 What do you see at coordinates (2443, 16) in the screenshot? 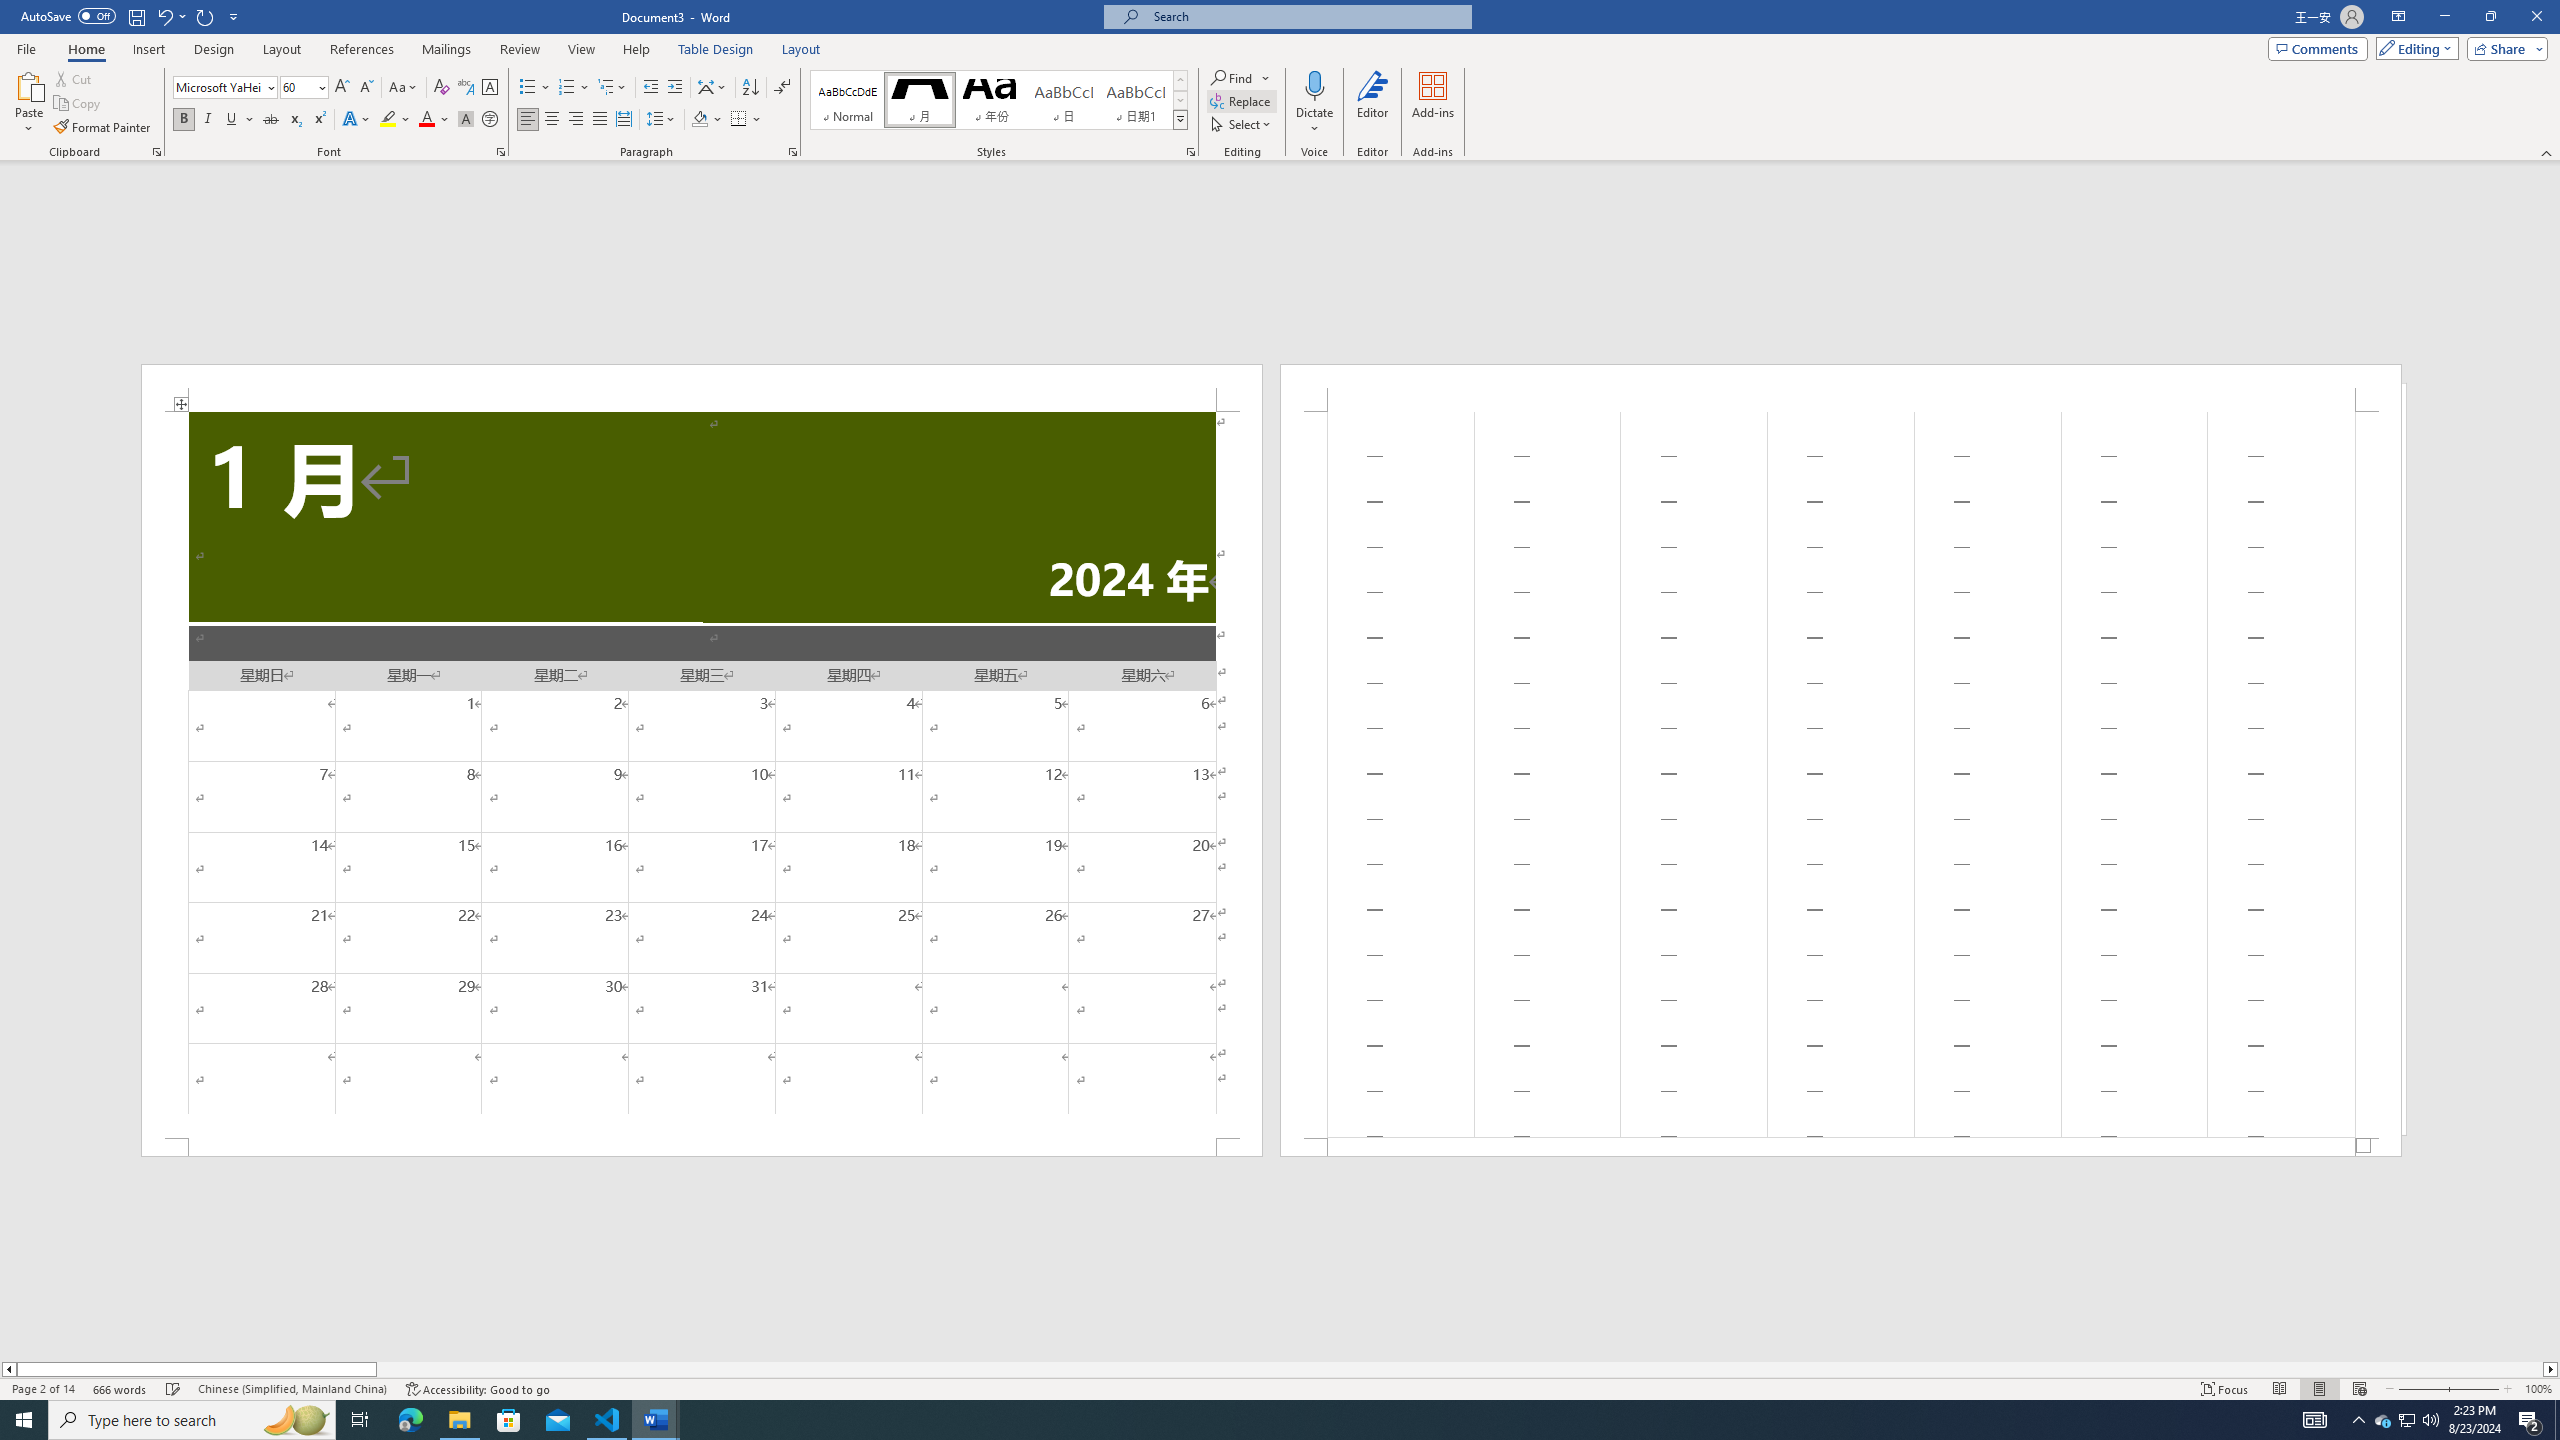
I see `'Minimize'` at bounding box center [2443, 16].